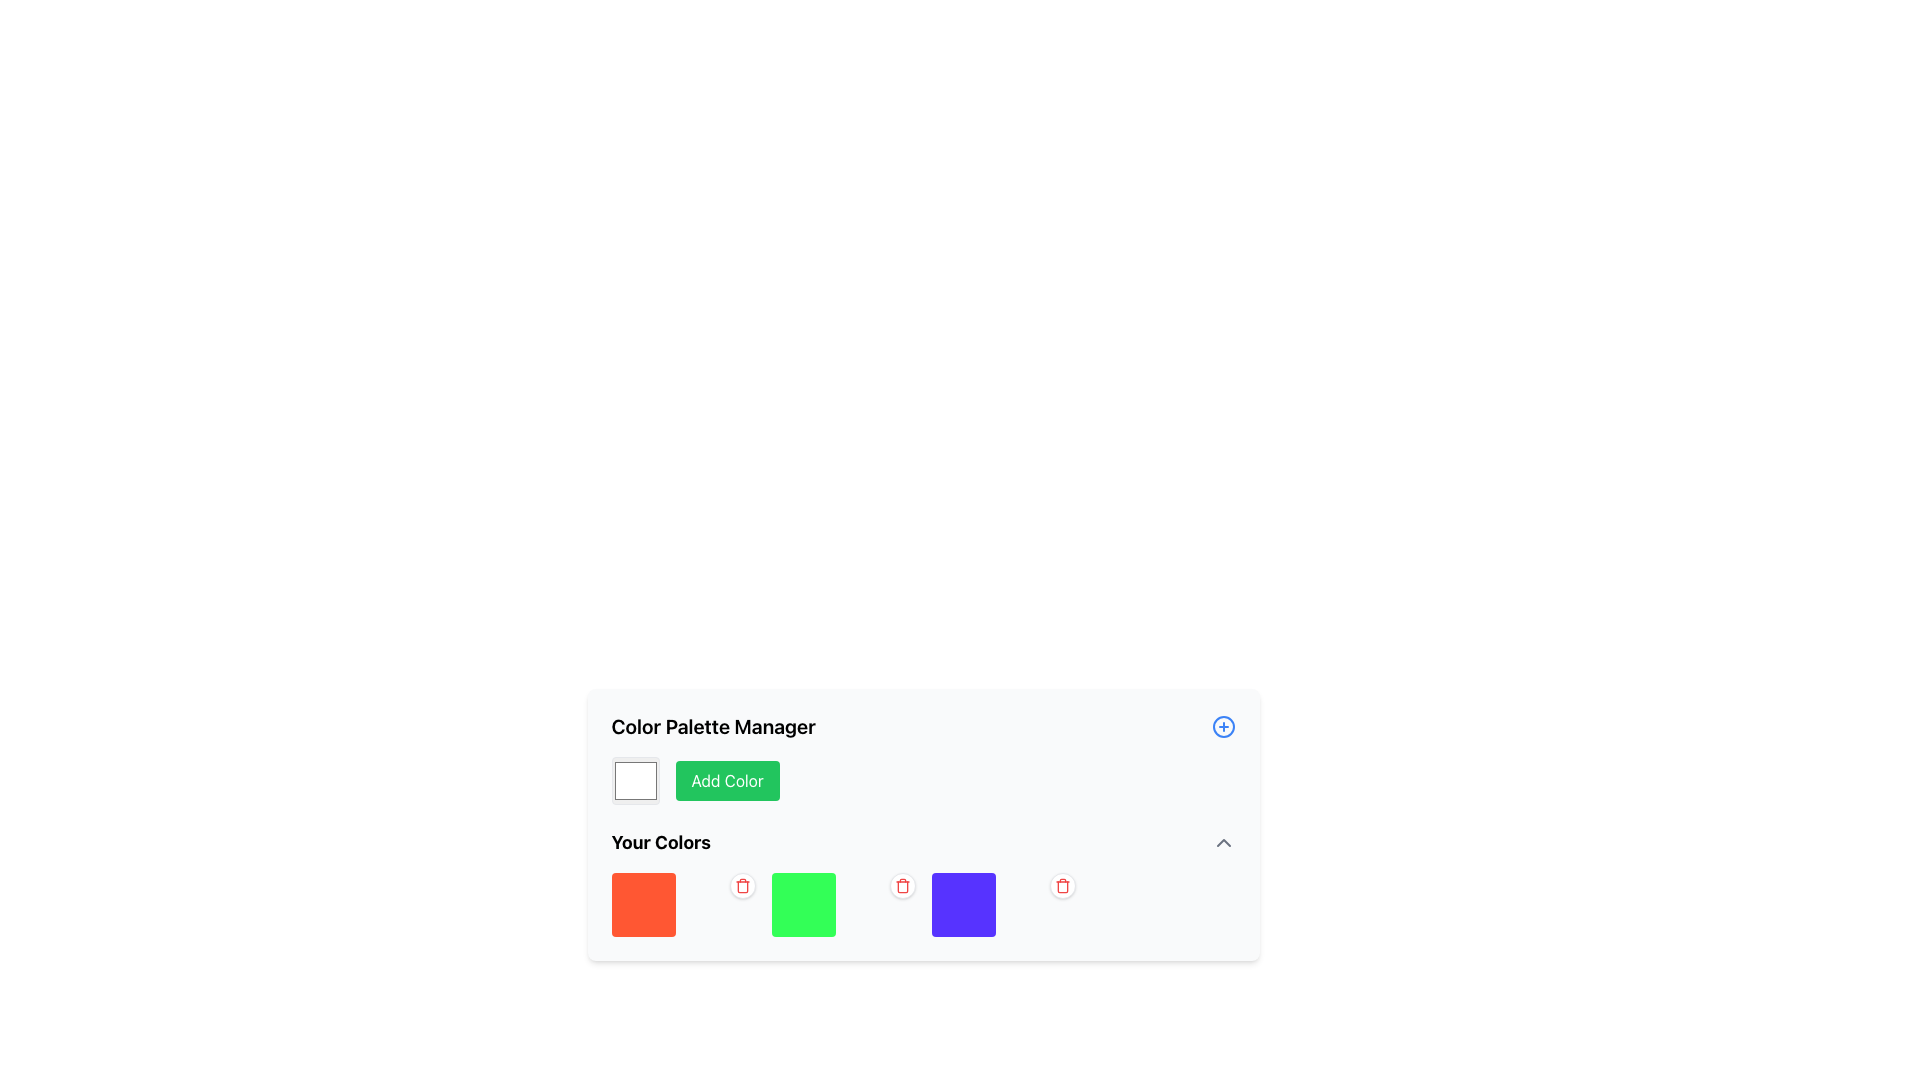 The height and width of the screenshot is (1080, 1920). Describe the element at coordinates (901, 885) in the screenshot. I see `the delete button located in the top-right corner of the color palette` at that location.